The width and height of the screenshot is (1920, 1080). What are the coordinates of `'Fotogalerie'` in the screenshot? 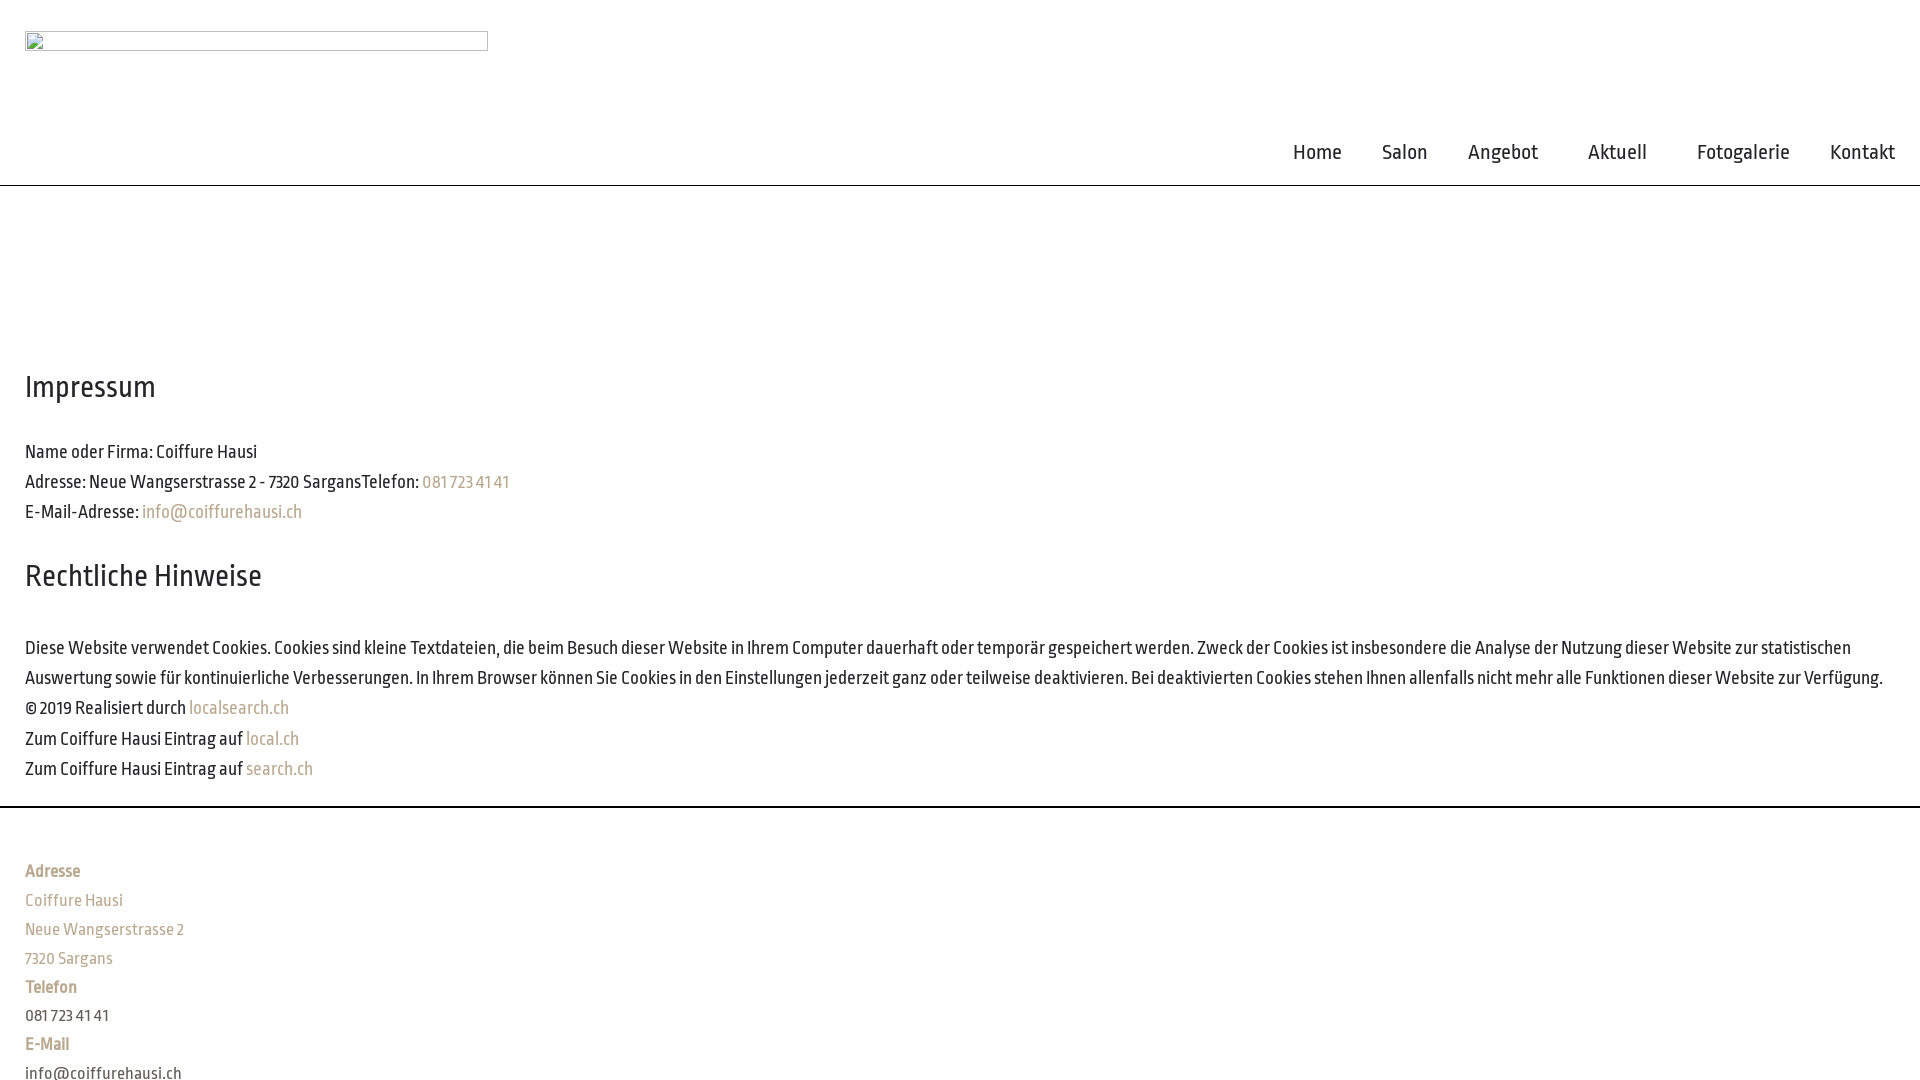 It's located at (1742, 156).